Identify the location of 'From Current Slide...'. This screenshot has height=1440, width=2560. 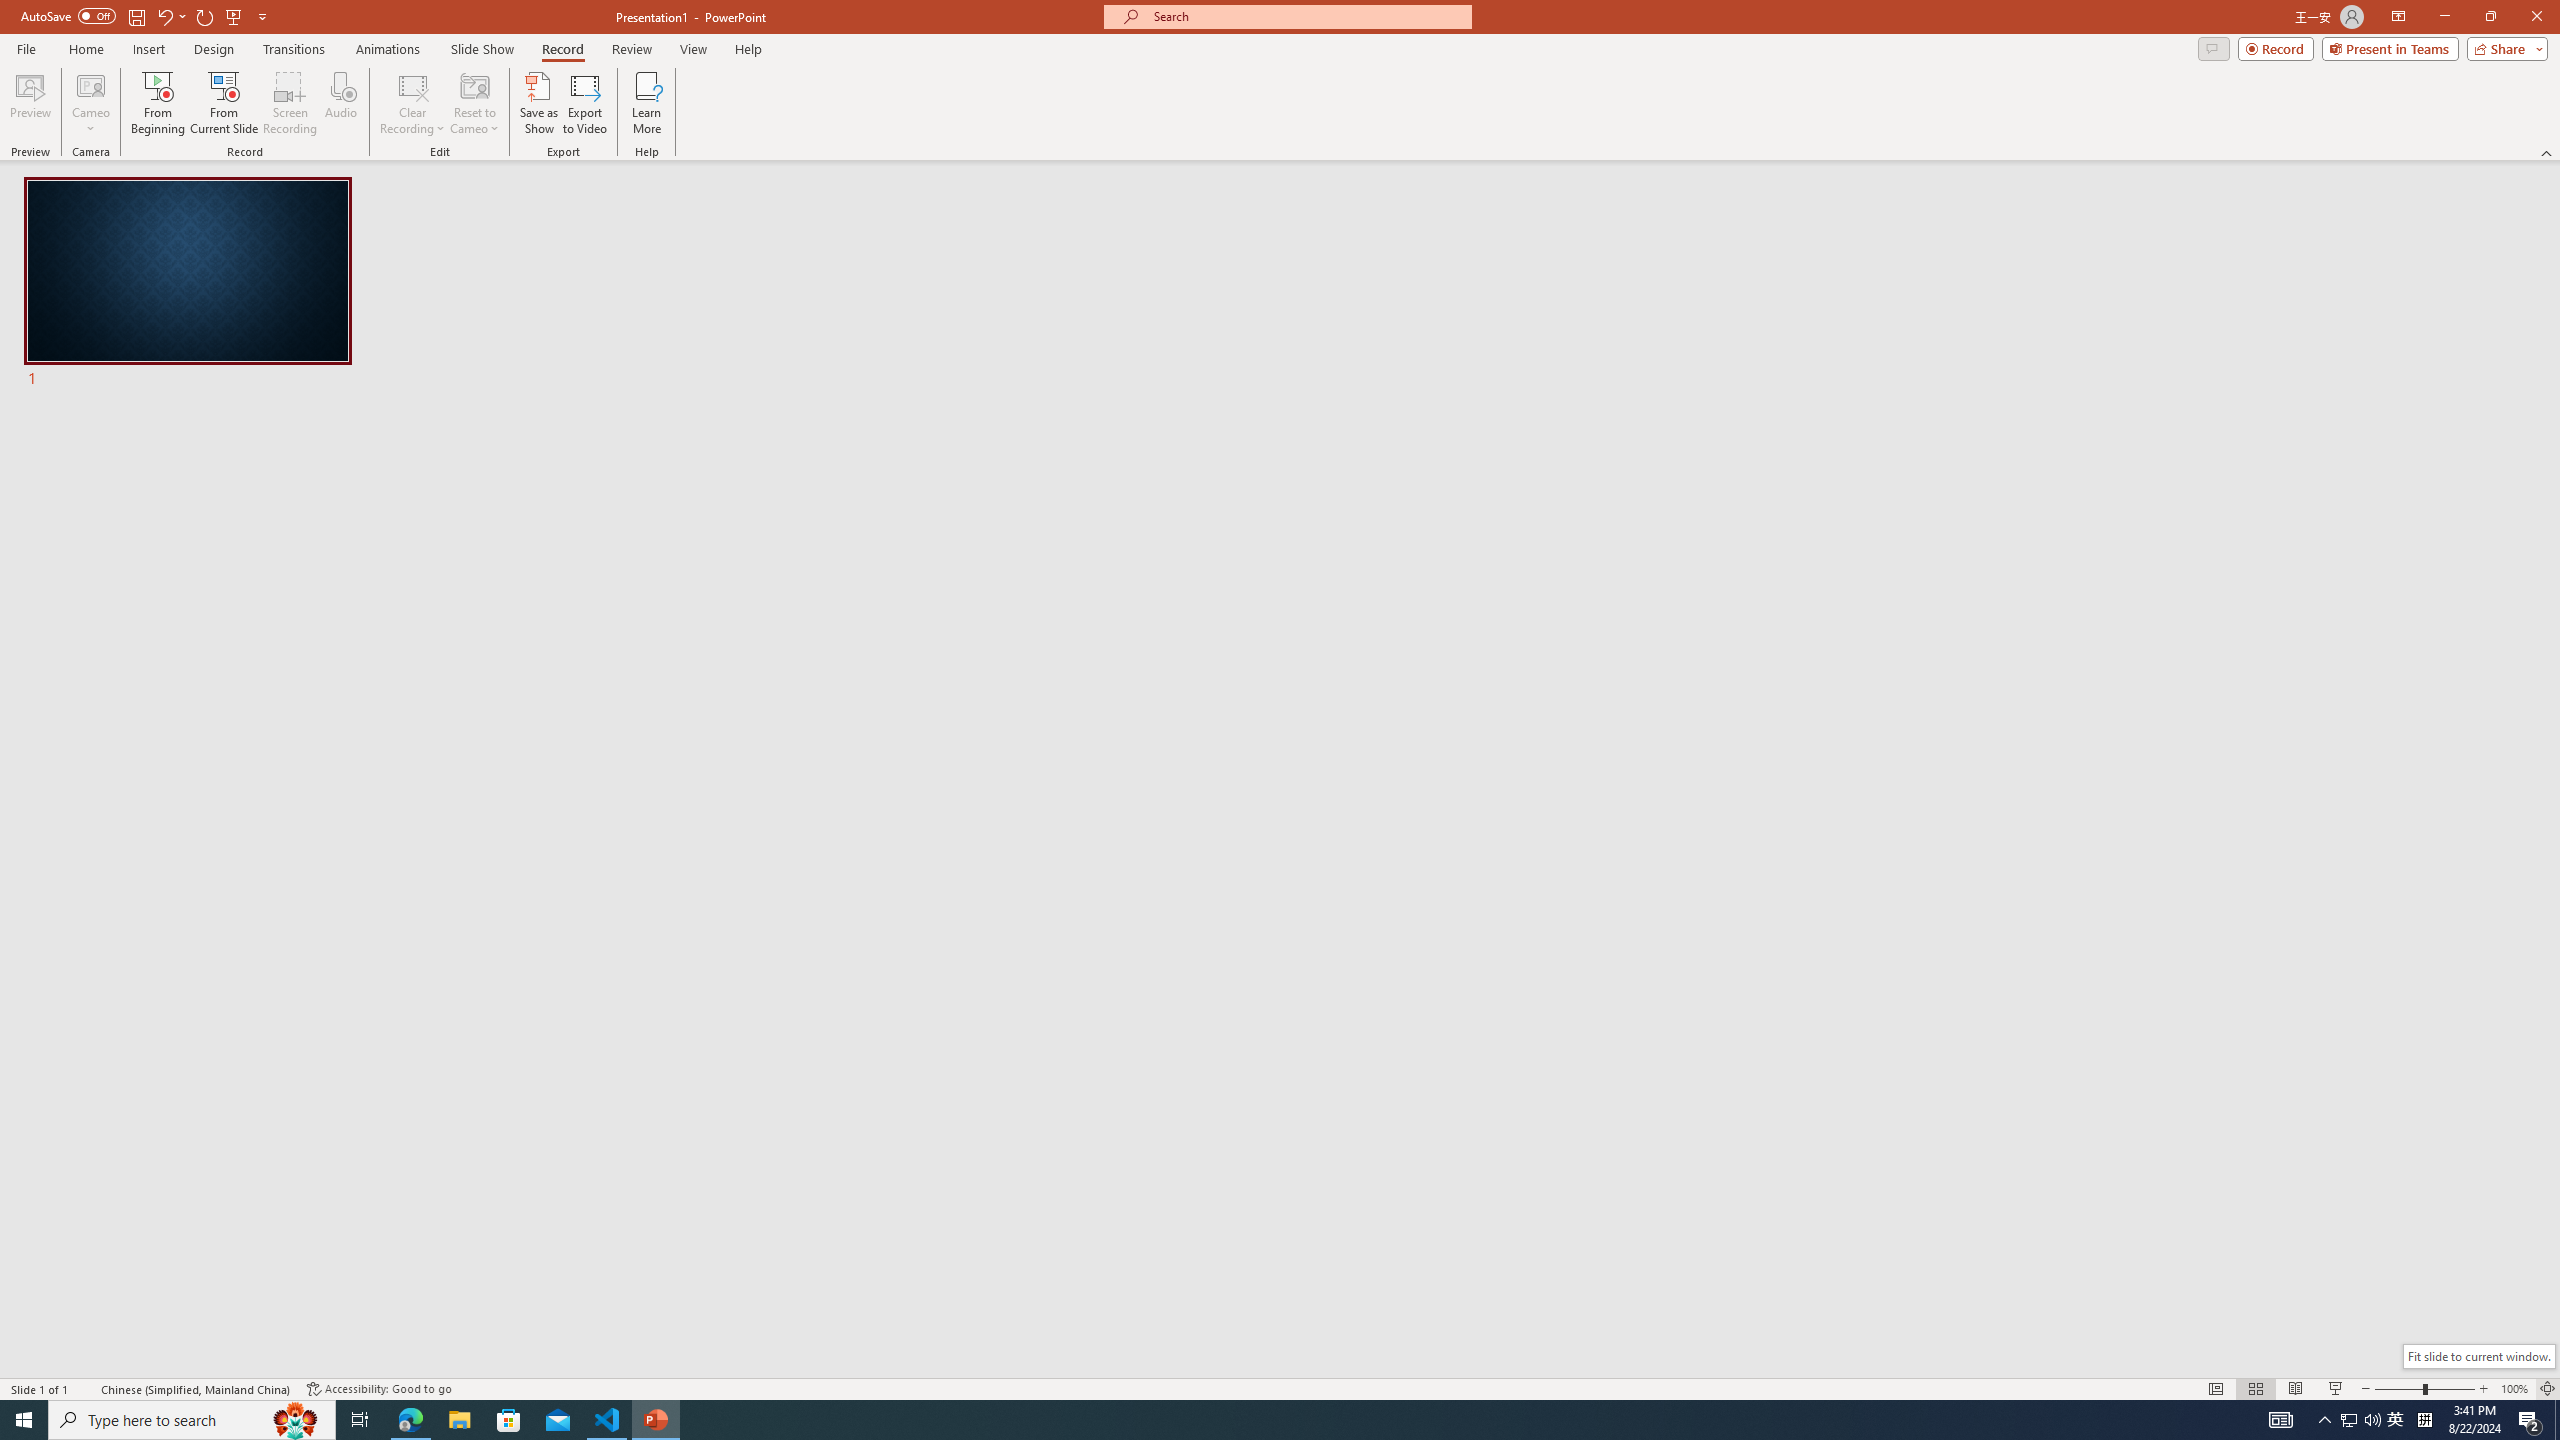
(224, 103).